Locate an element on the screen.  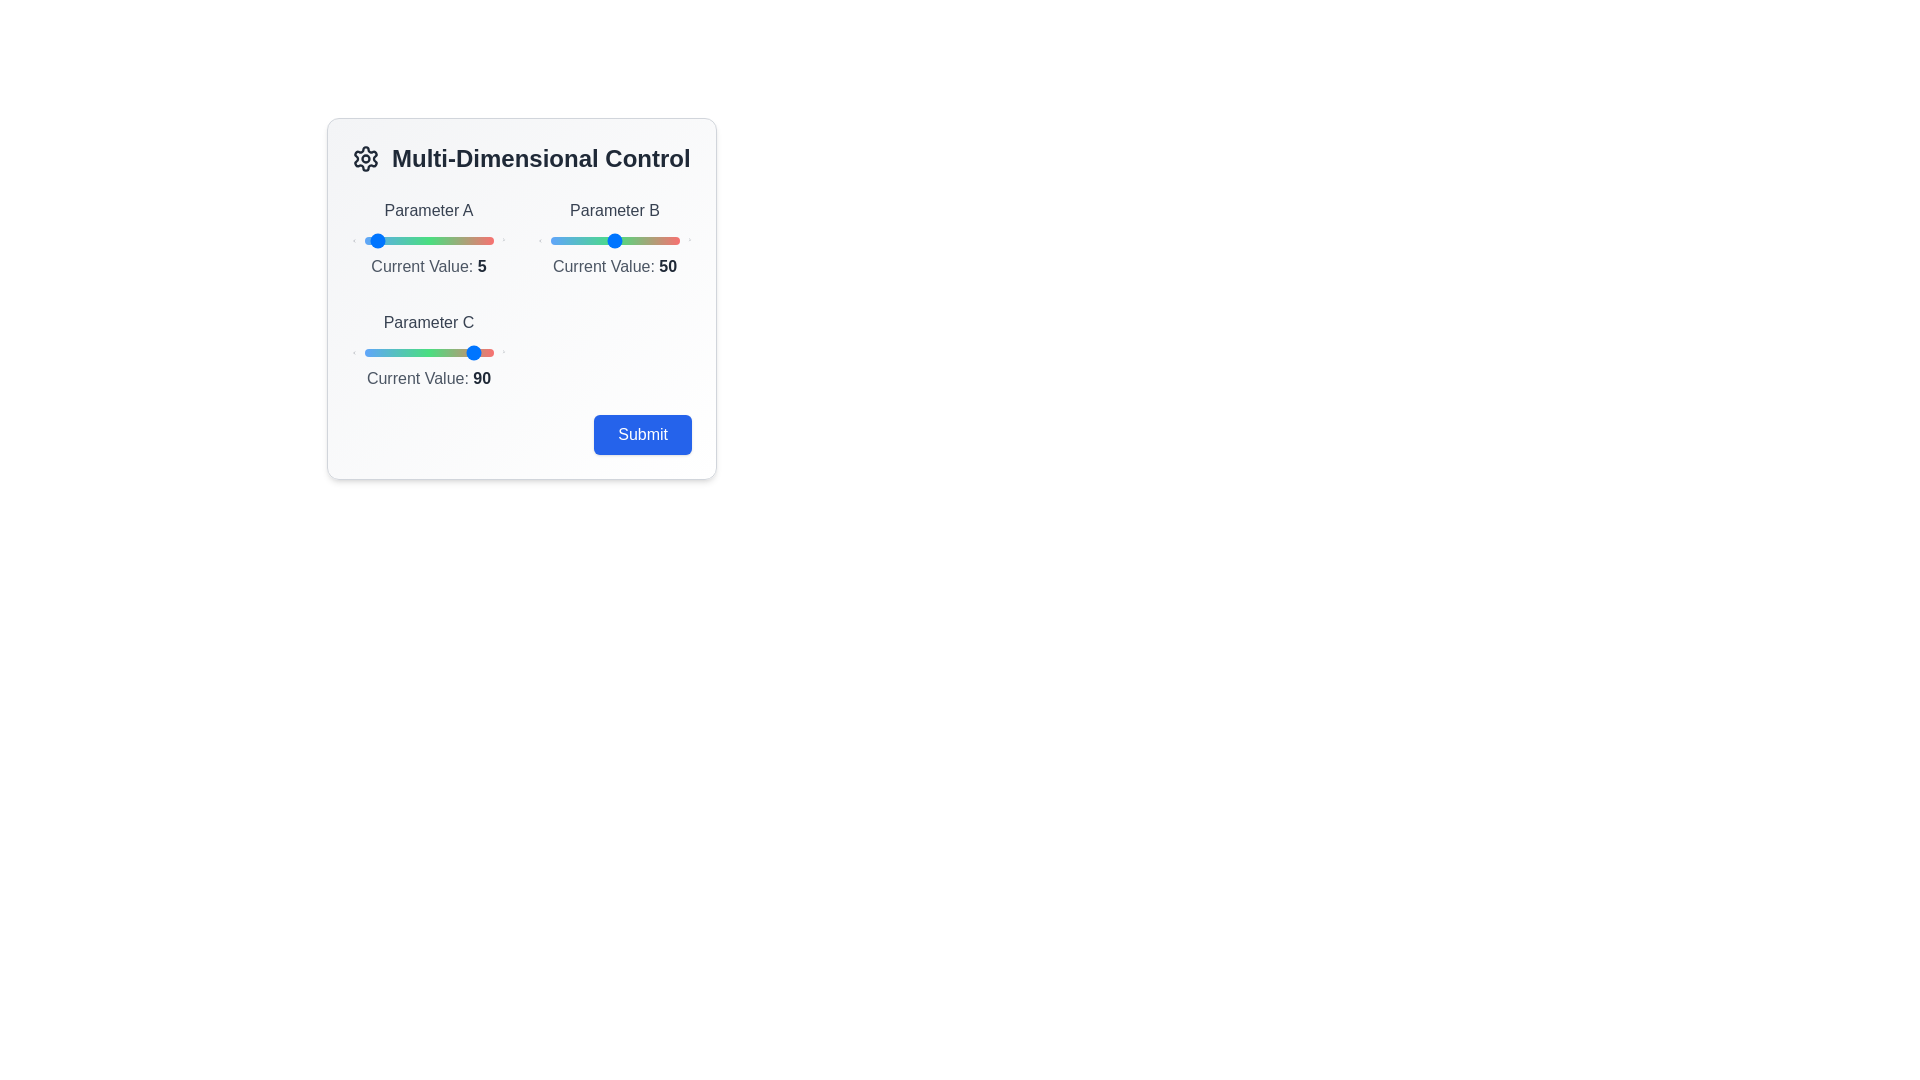
the Submit button to finalize the changes is located at coordinates (643, 434).